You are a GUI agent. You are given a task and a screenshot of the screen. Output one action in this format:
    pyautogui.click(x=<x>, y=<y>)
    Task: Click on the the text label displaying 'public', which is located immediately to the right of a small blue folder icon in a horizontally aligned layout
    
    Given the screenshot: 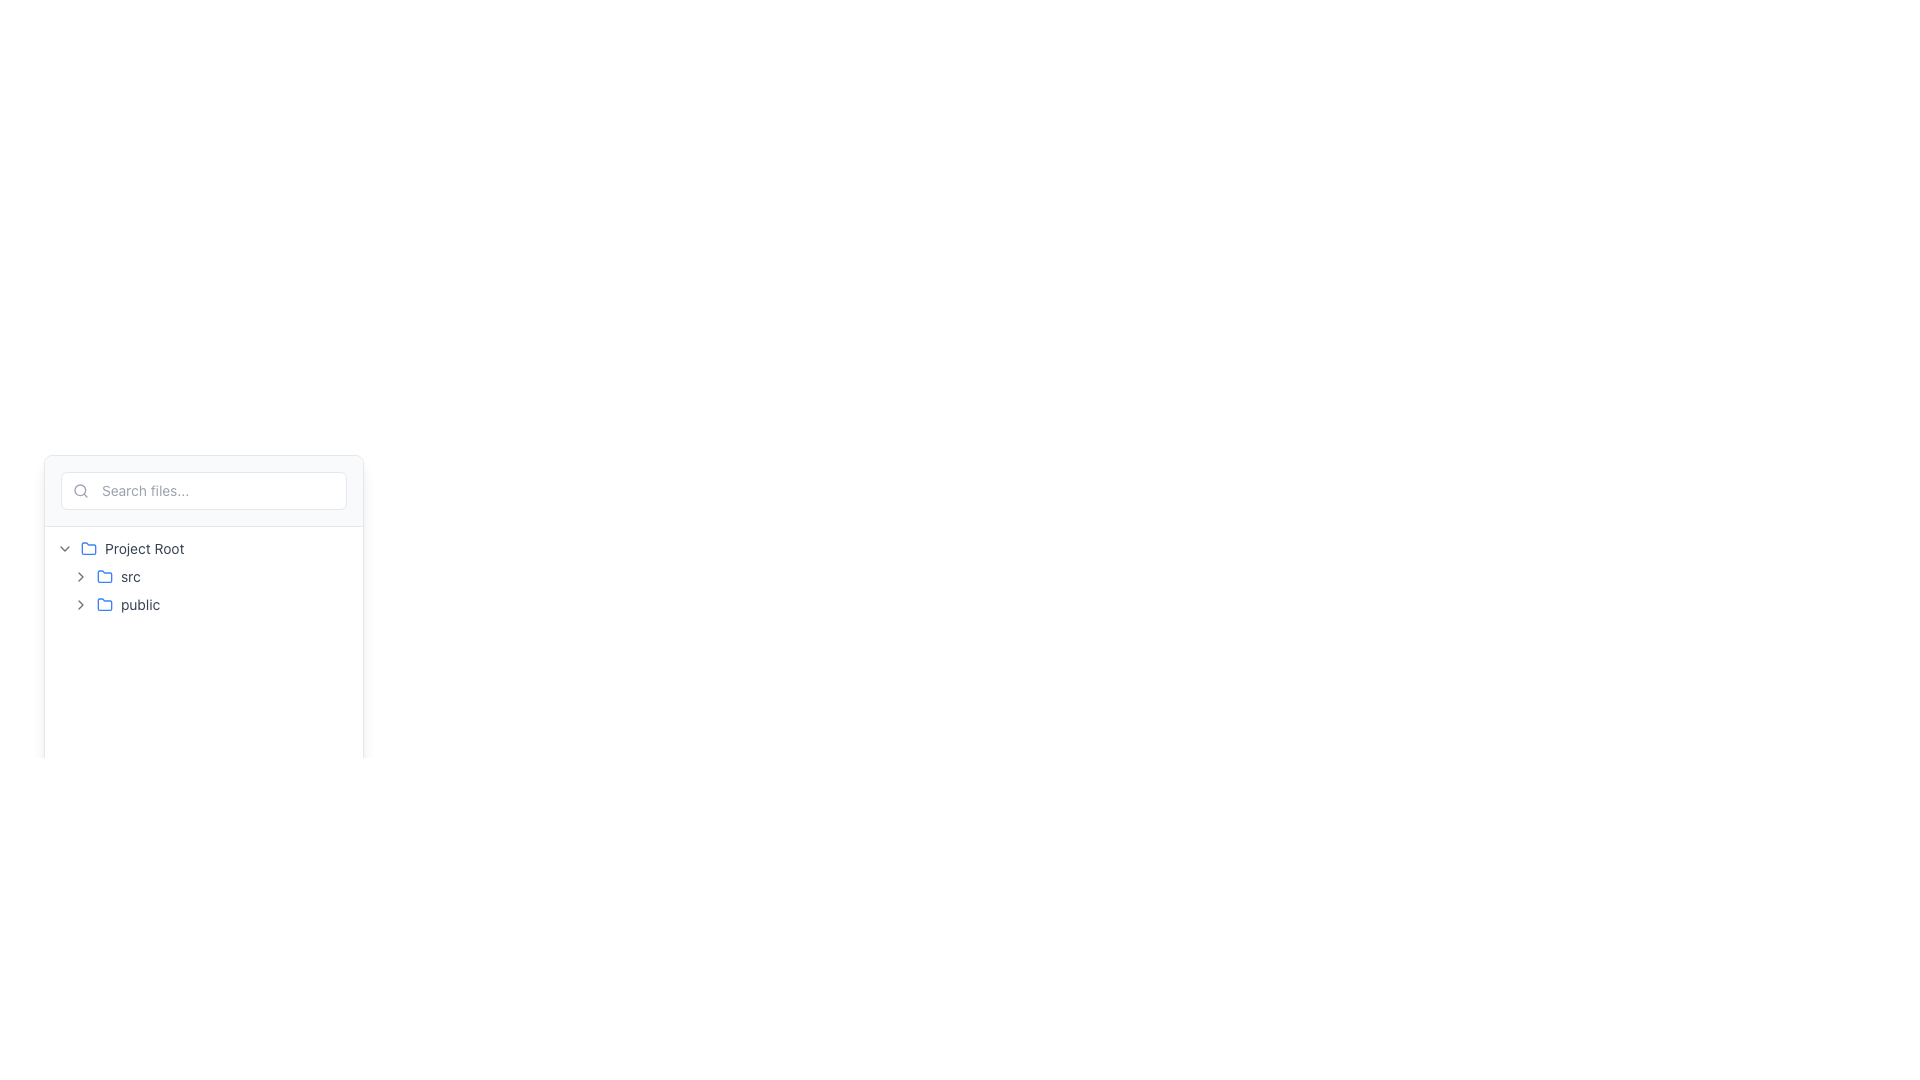 What is the action you would take?
    pyautogui.click(x=115, y=604)
    